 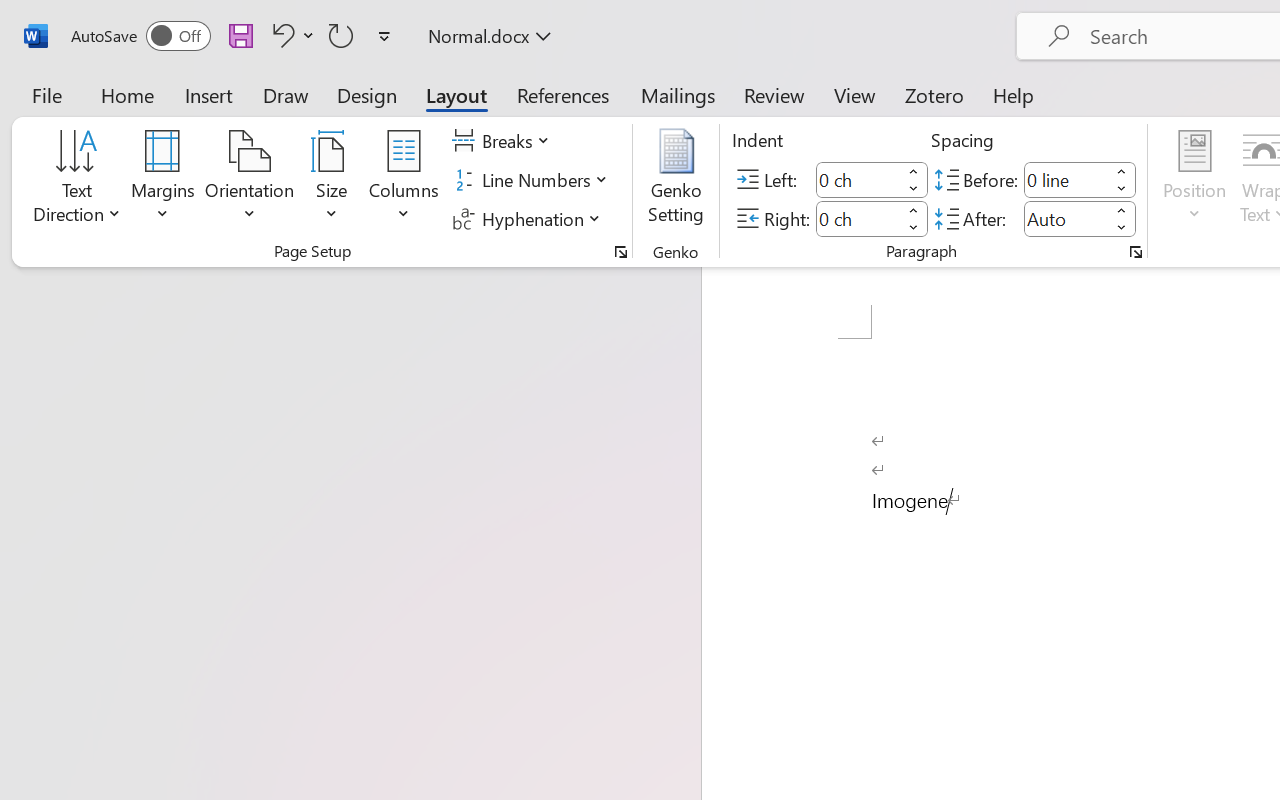 I want to click on 'Spacing Before', so click(x=1065, y=178).